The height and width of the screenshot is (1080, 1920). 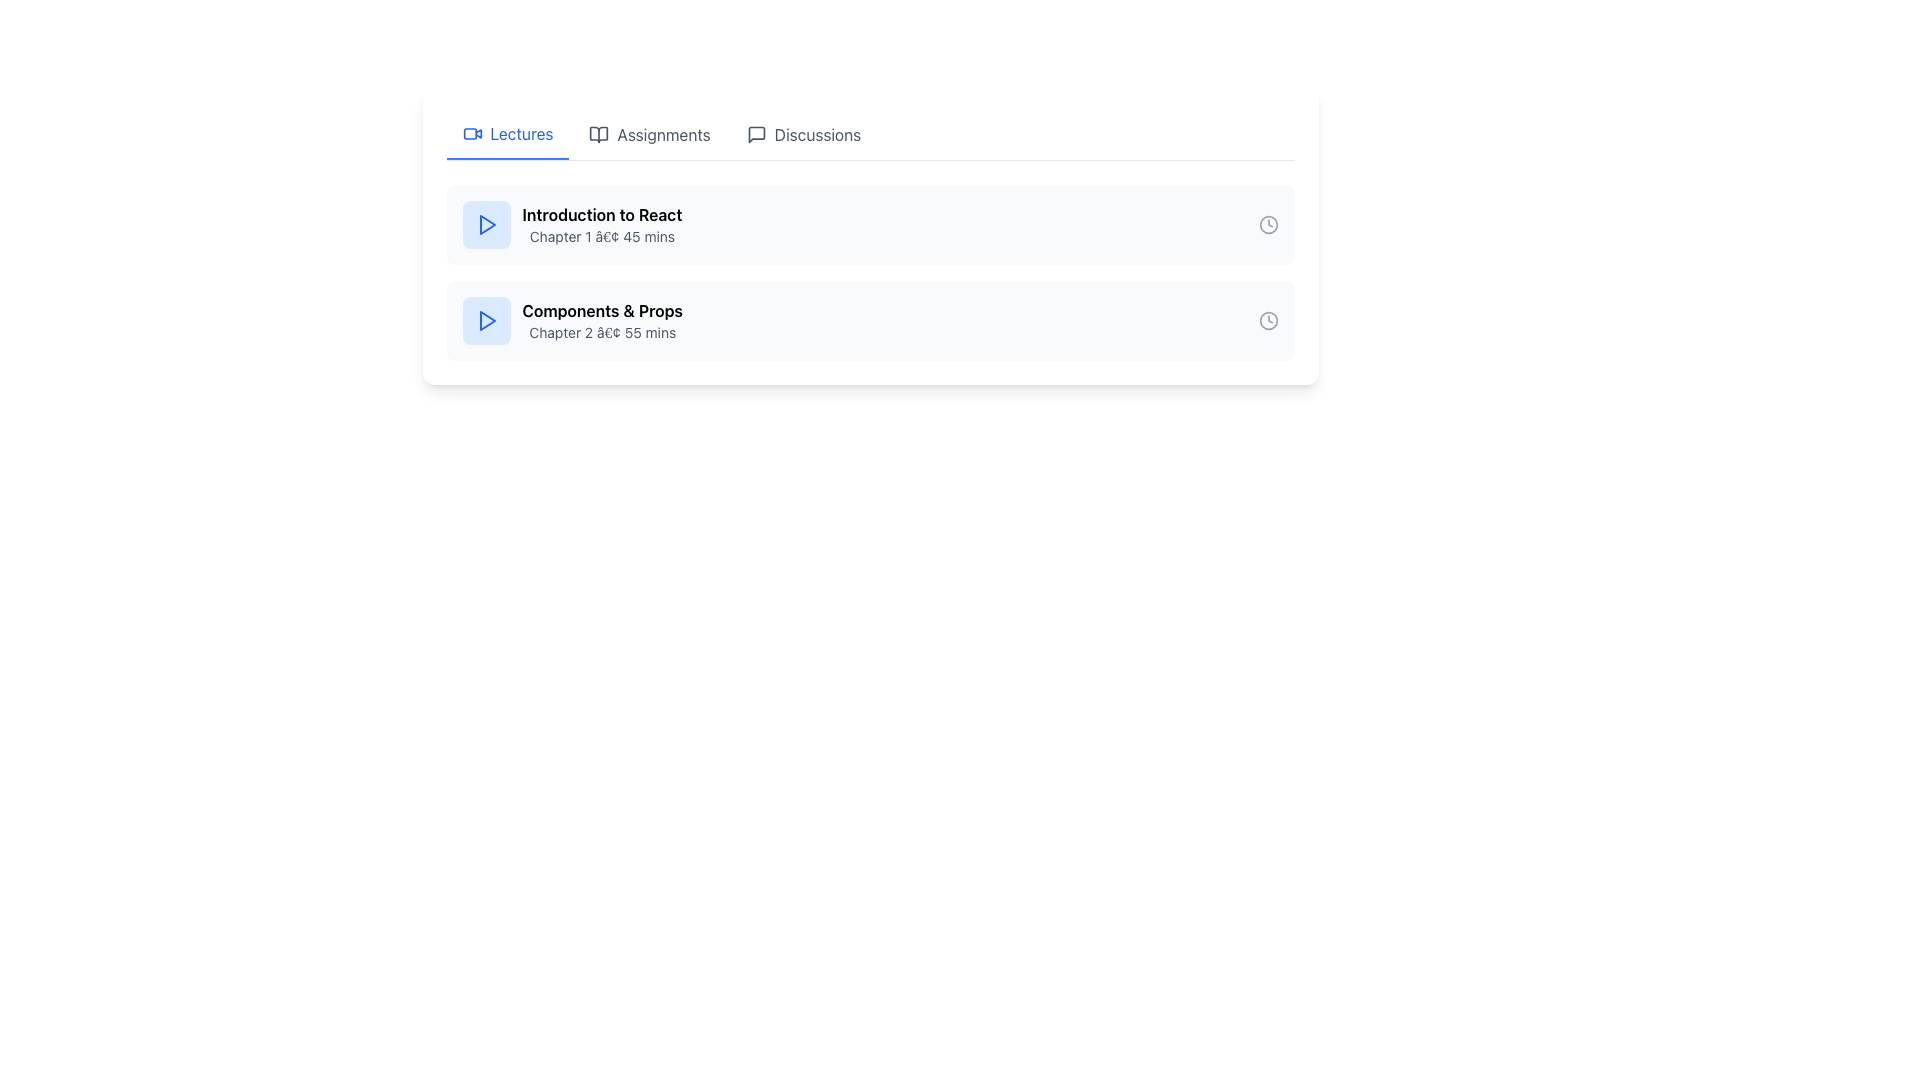 What do you see at coordinates (664, 135) in the screenshot?
I see `the 'Assignments' text link in the horizontal navigation menu` at bounding box center [664, 135].